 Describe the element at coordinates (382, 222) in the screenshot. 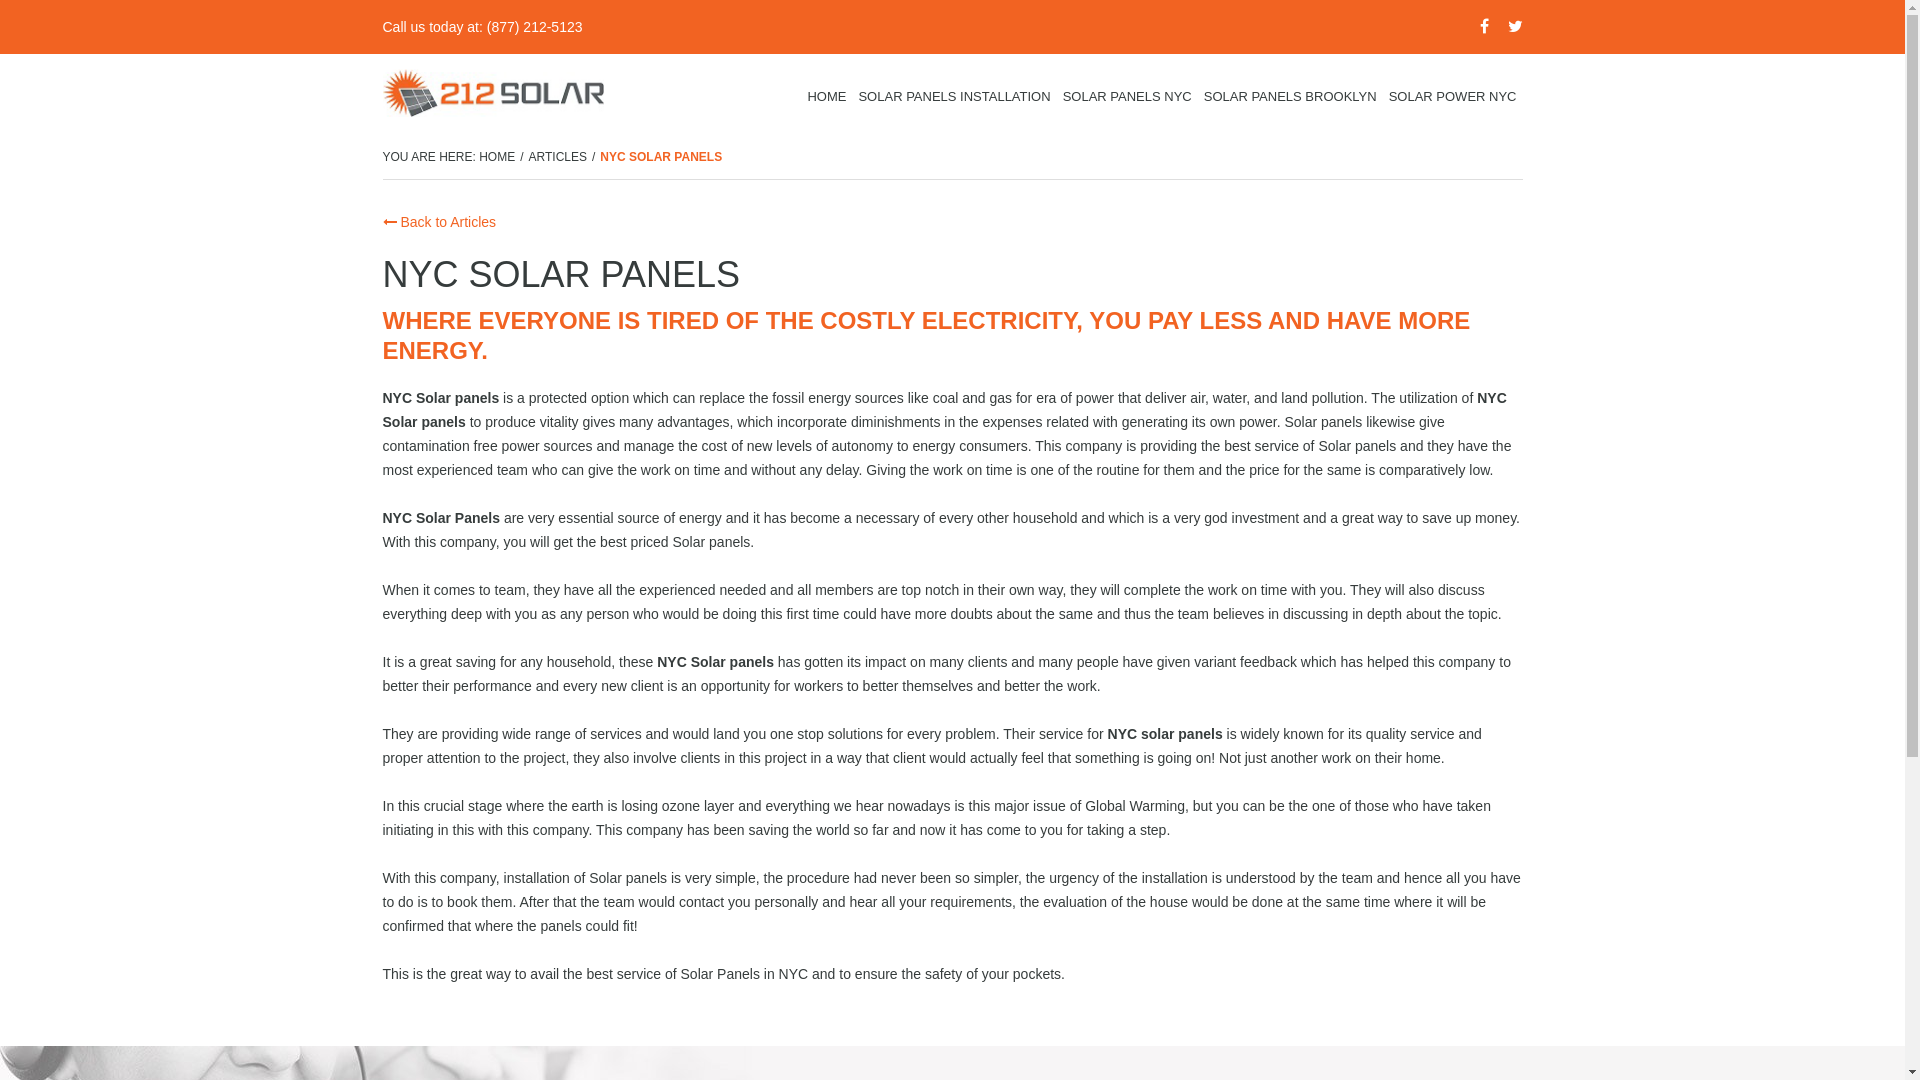

I see `'Back to Articles'` at that location.